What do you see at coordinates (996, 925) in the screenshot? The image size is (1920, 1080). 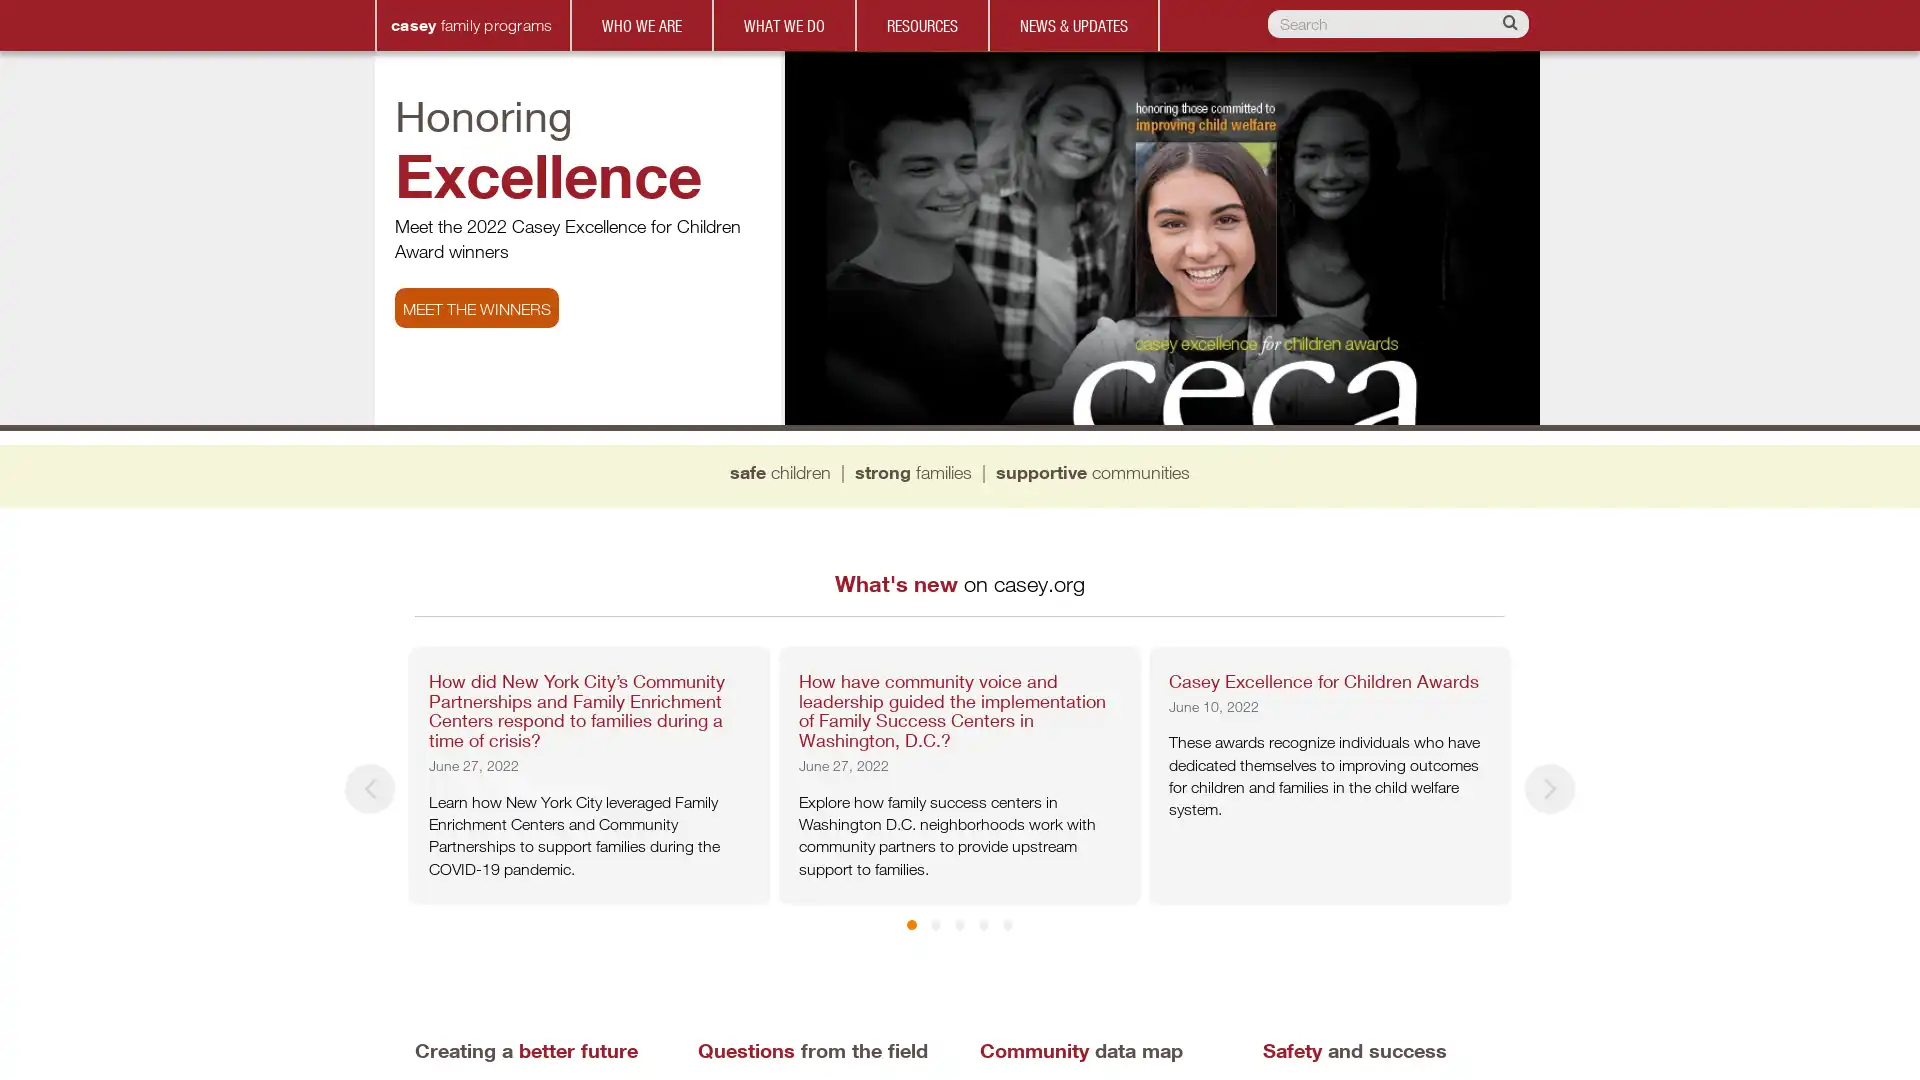 I see `Slide group 4` at bounding box center [996, 925].